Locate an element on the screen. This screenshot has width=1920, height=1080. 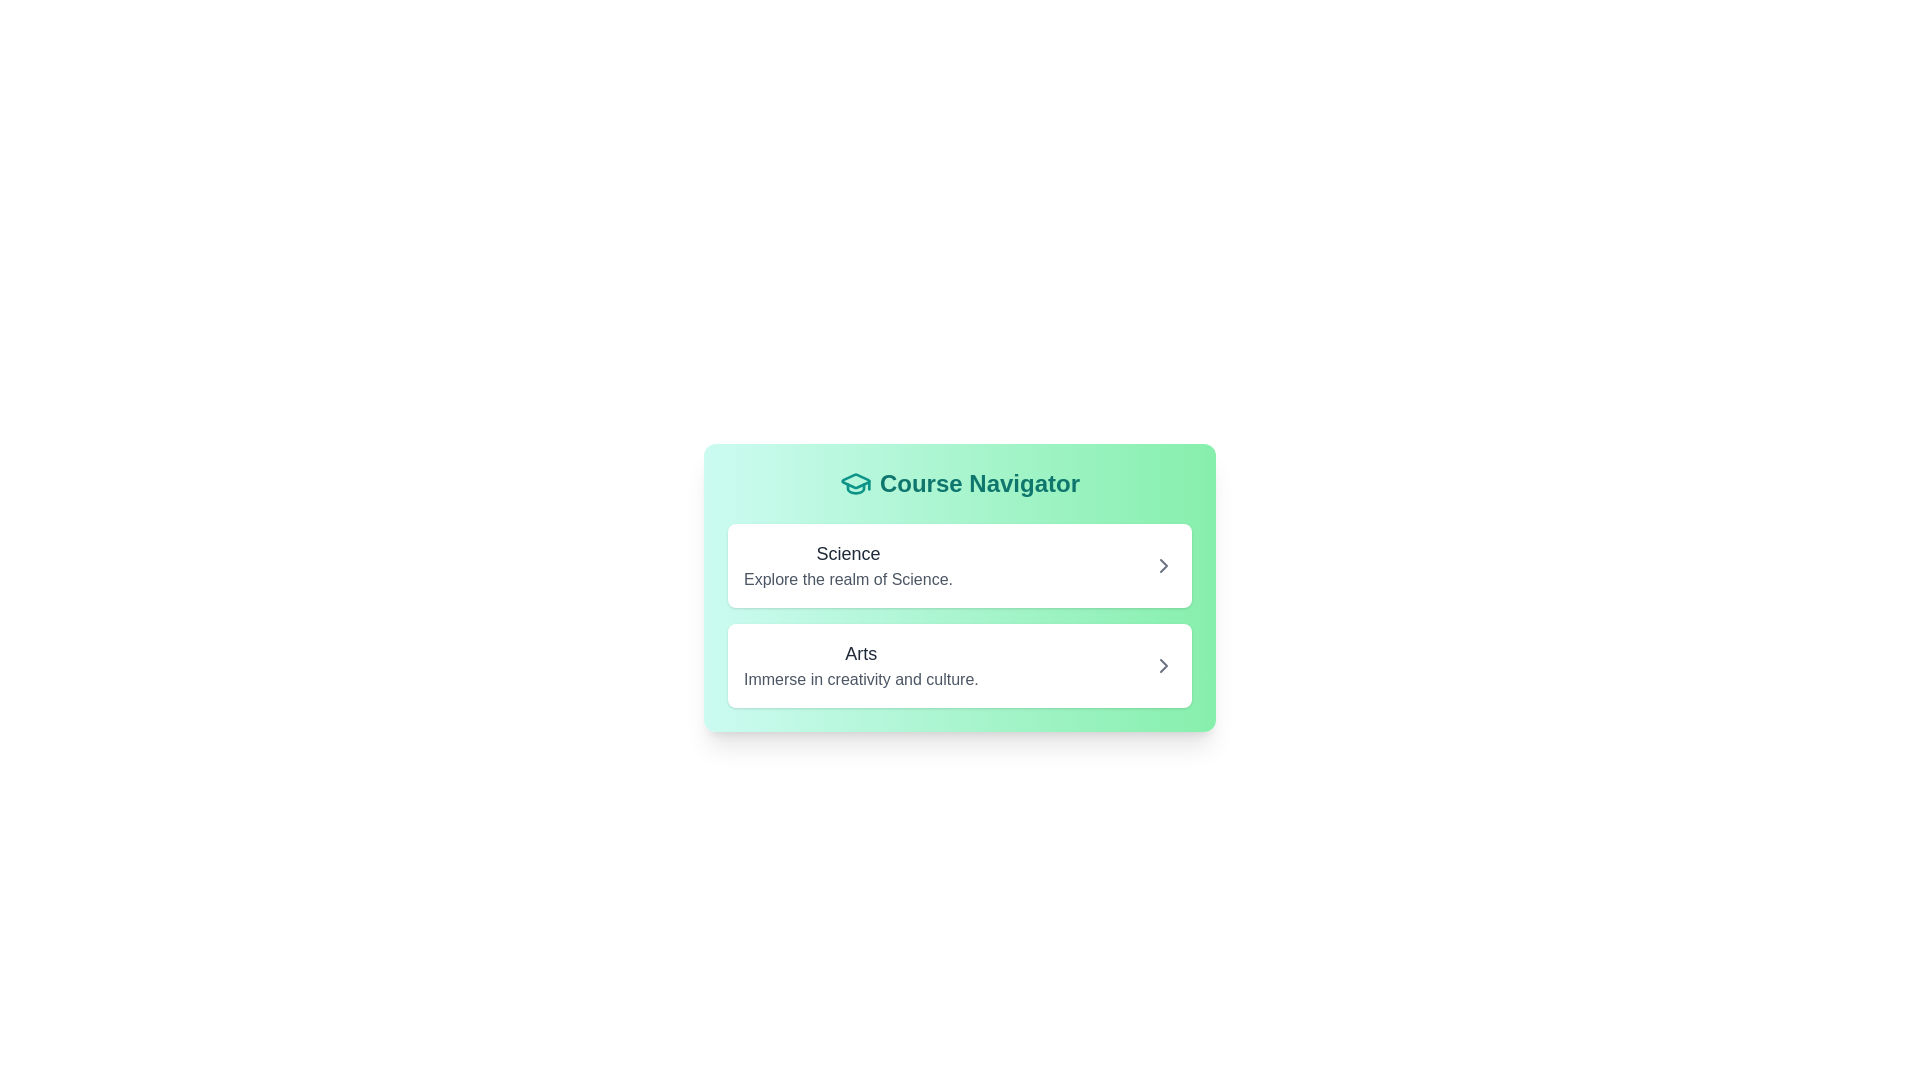
bold, teal-colored text labeled 'Course Navigator' displayed prominently at the top of the card interface is located at coordinates (979, 483).